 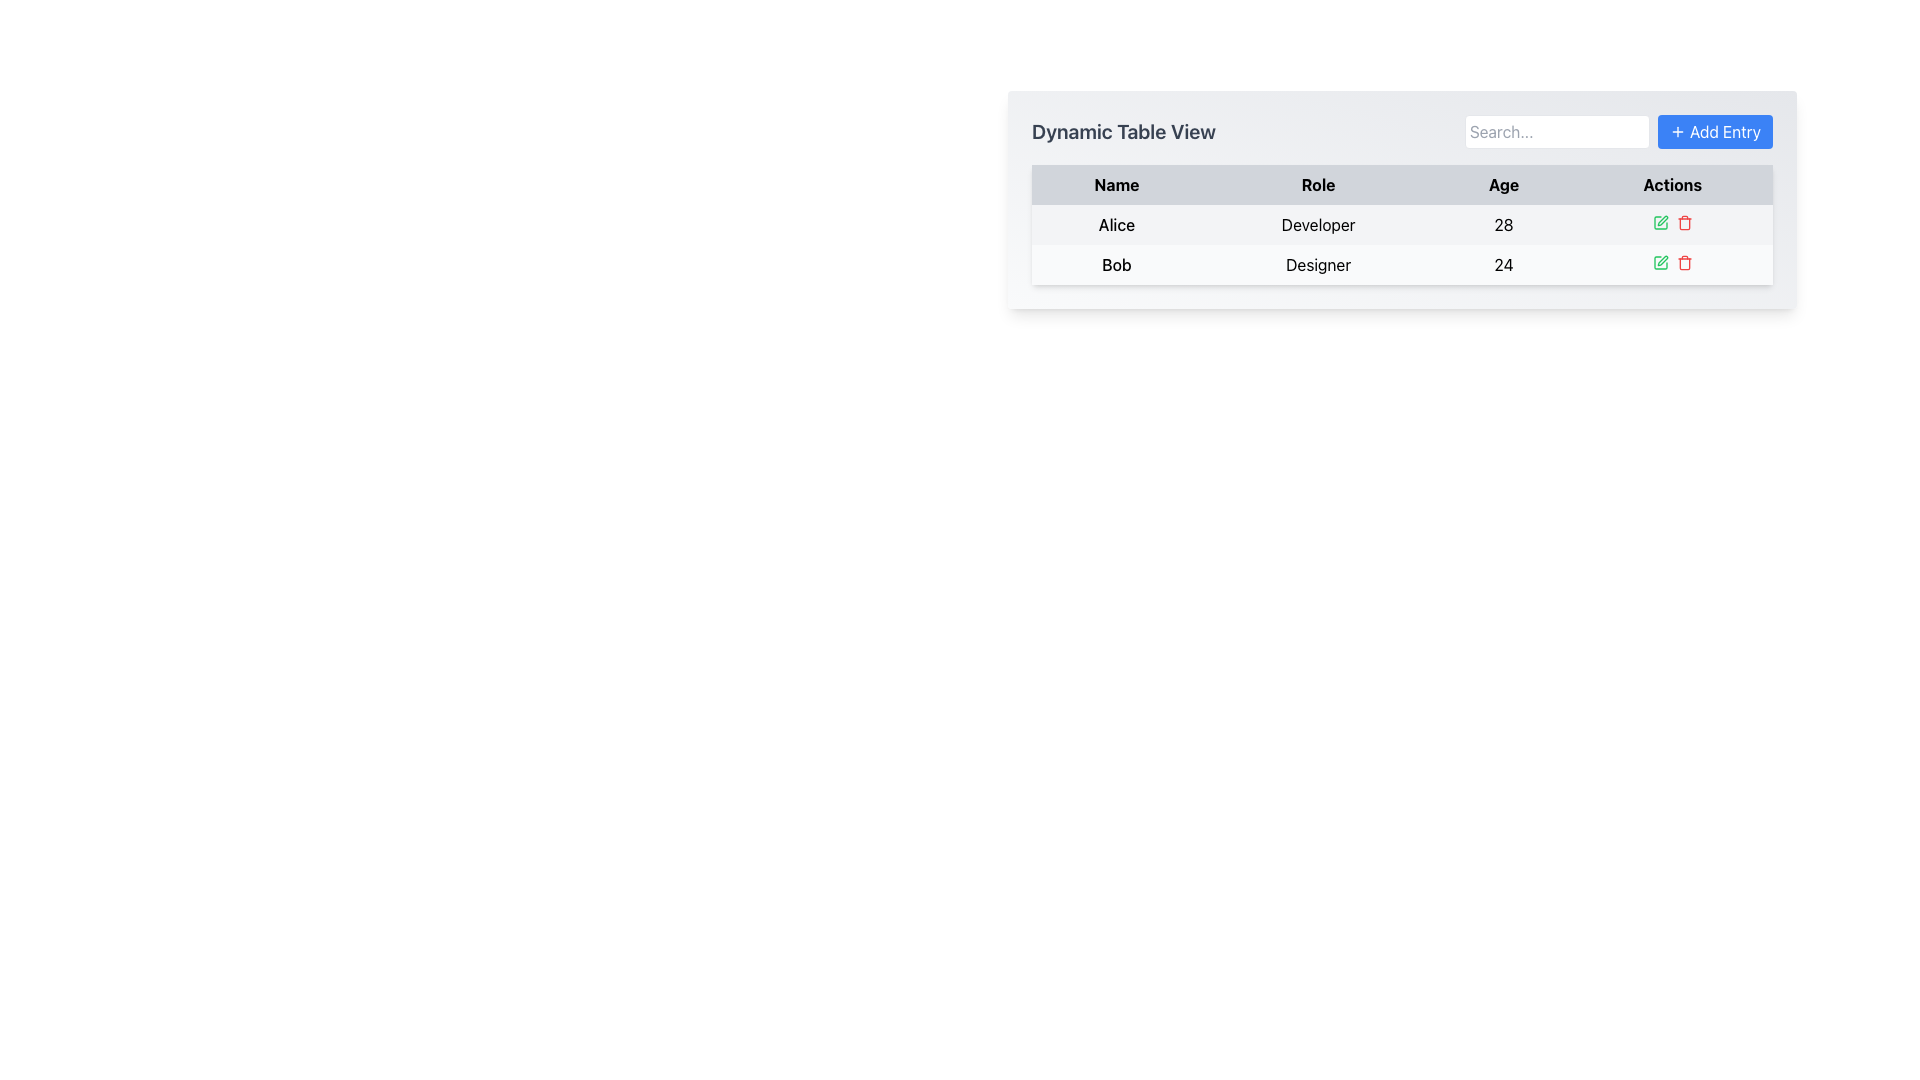 What do you see at coordinates (1662, 220) in the screenshot?
I see `the edit icon located in the 'Actions' column of the table corresponding to the 'Designer' entry` at bounding box center [1662, 220].